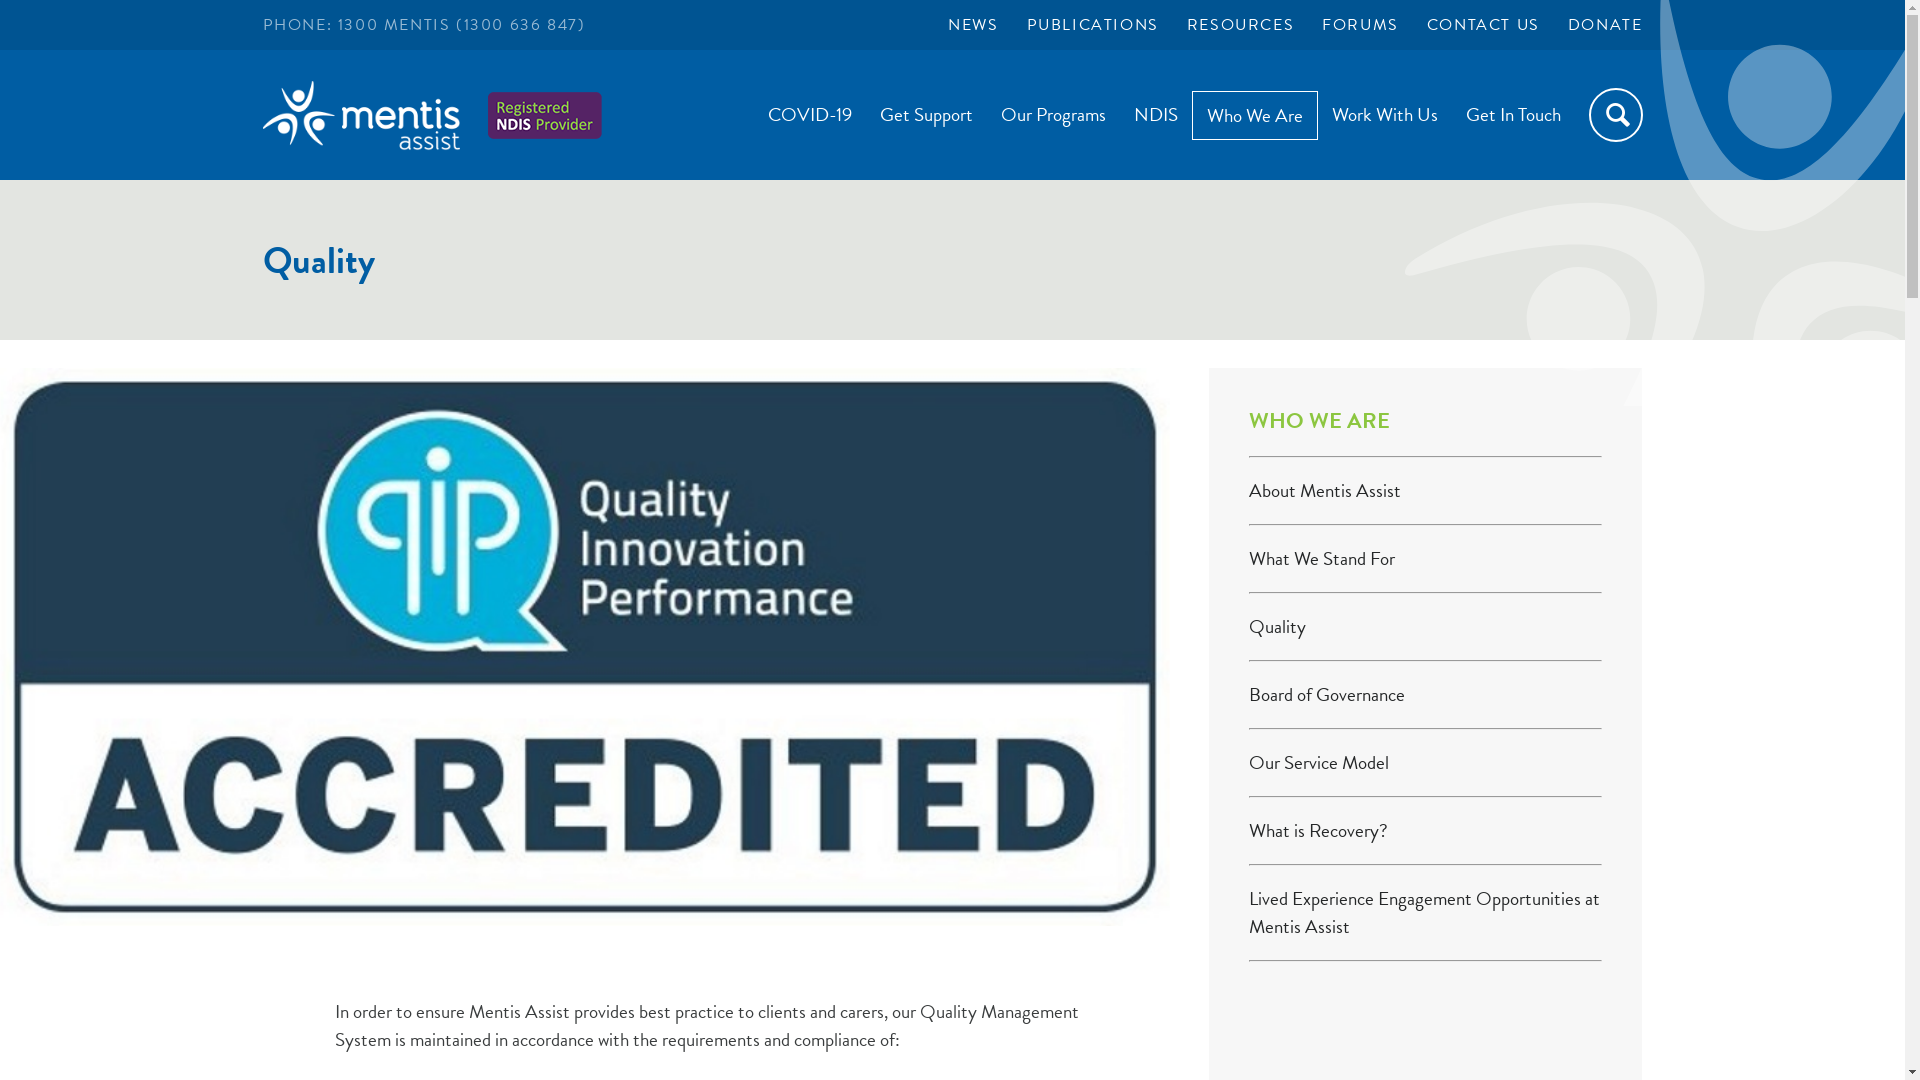 Image resolution: width=1920 pixels, height=1080 pixels. Describe the element at coordinates (1092, 24) in the screenshot. I see `'PUBLICATIONS'` at that location.